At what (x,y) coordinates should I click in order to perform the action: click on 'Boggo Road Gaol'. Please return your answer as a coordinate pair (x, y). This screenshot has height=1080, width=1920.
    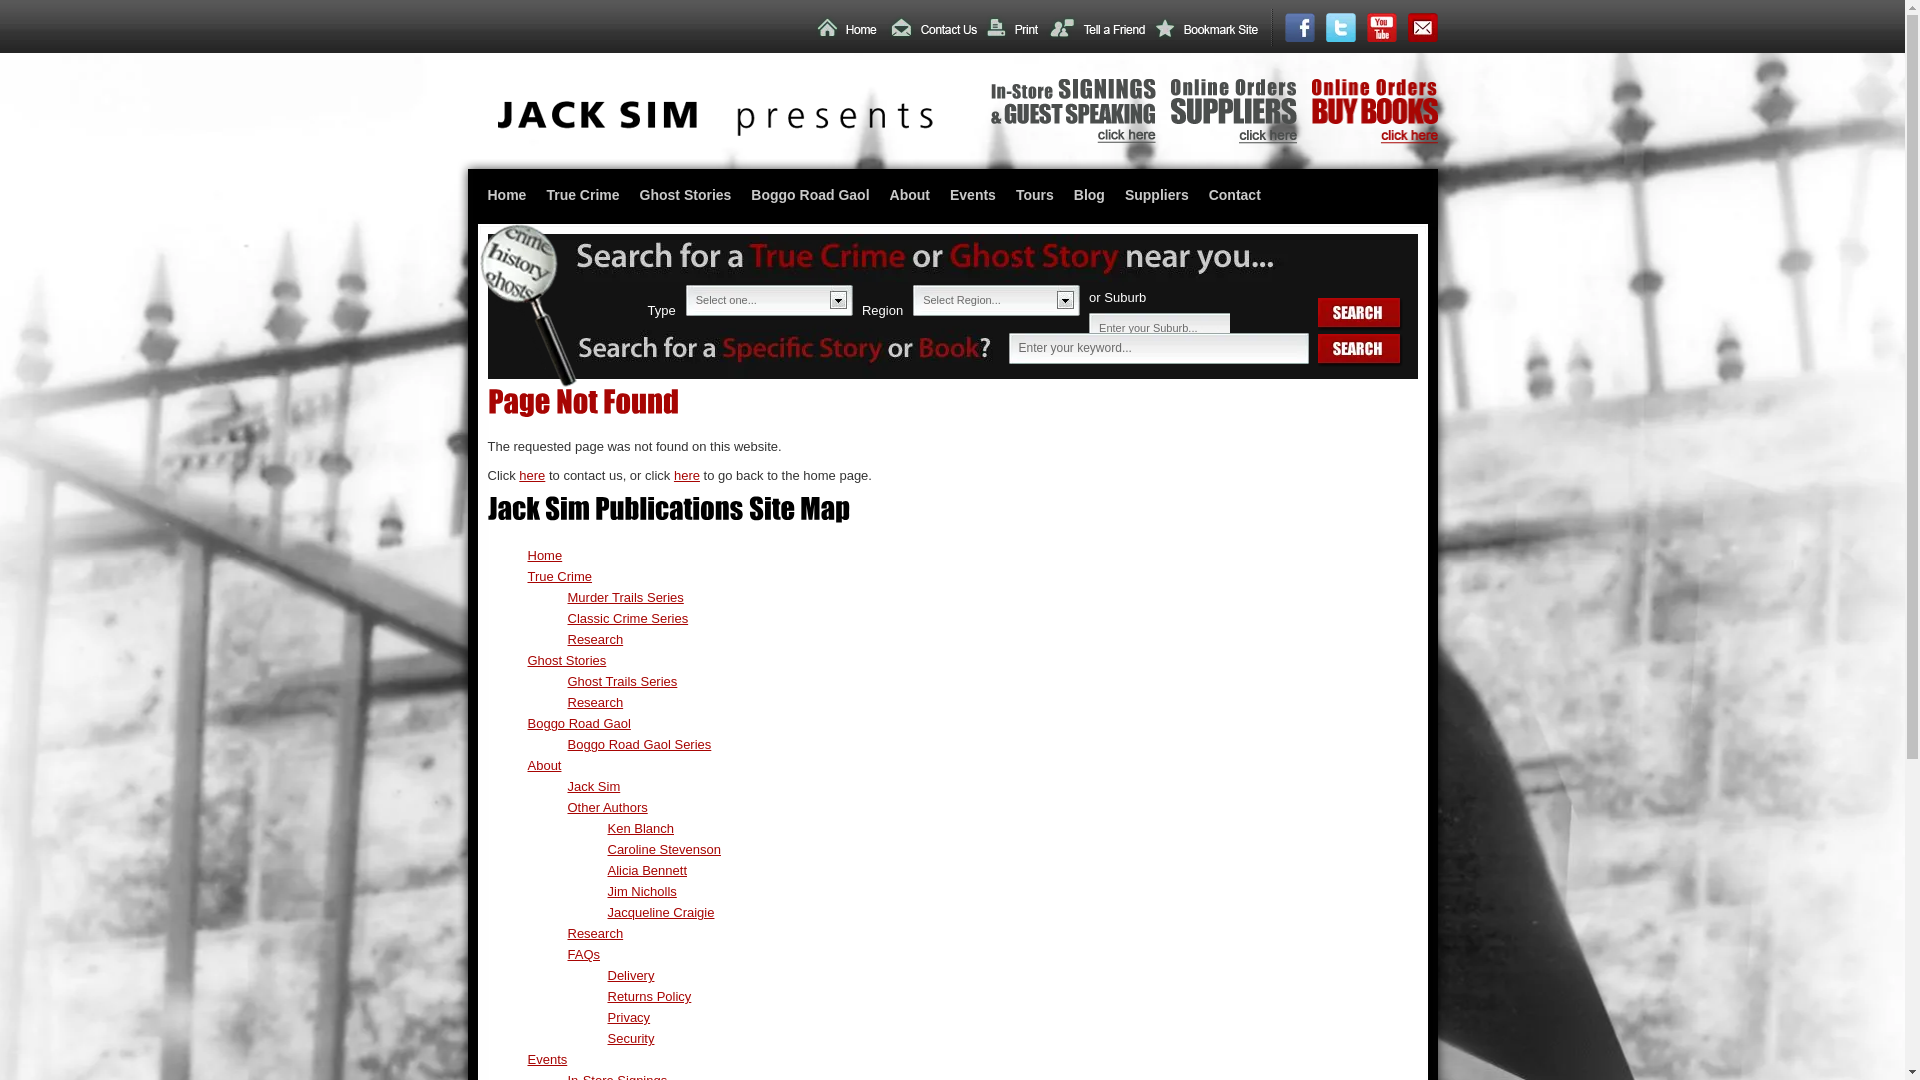
    Looking at the image, I should click on (578, 723).